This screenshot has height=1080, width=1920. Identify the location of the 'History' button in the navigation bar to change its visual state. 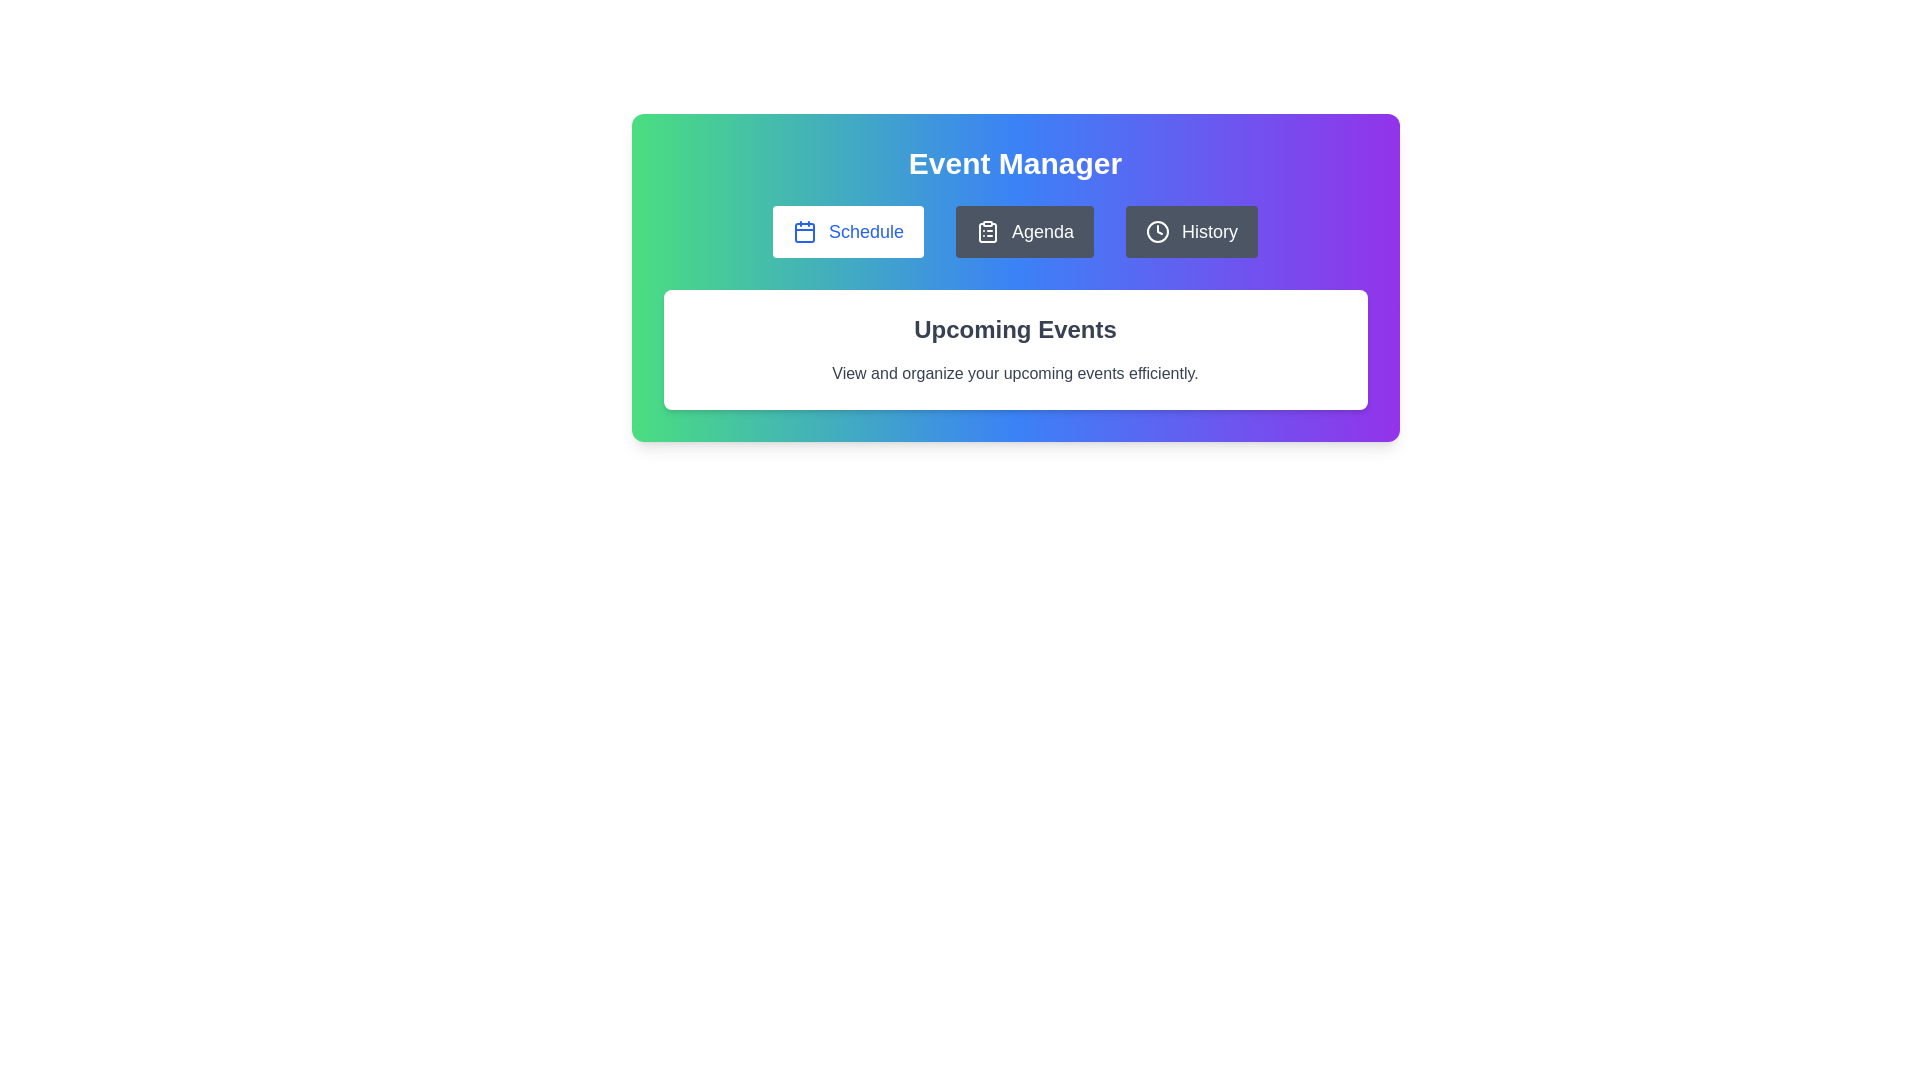
(1192, 230).